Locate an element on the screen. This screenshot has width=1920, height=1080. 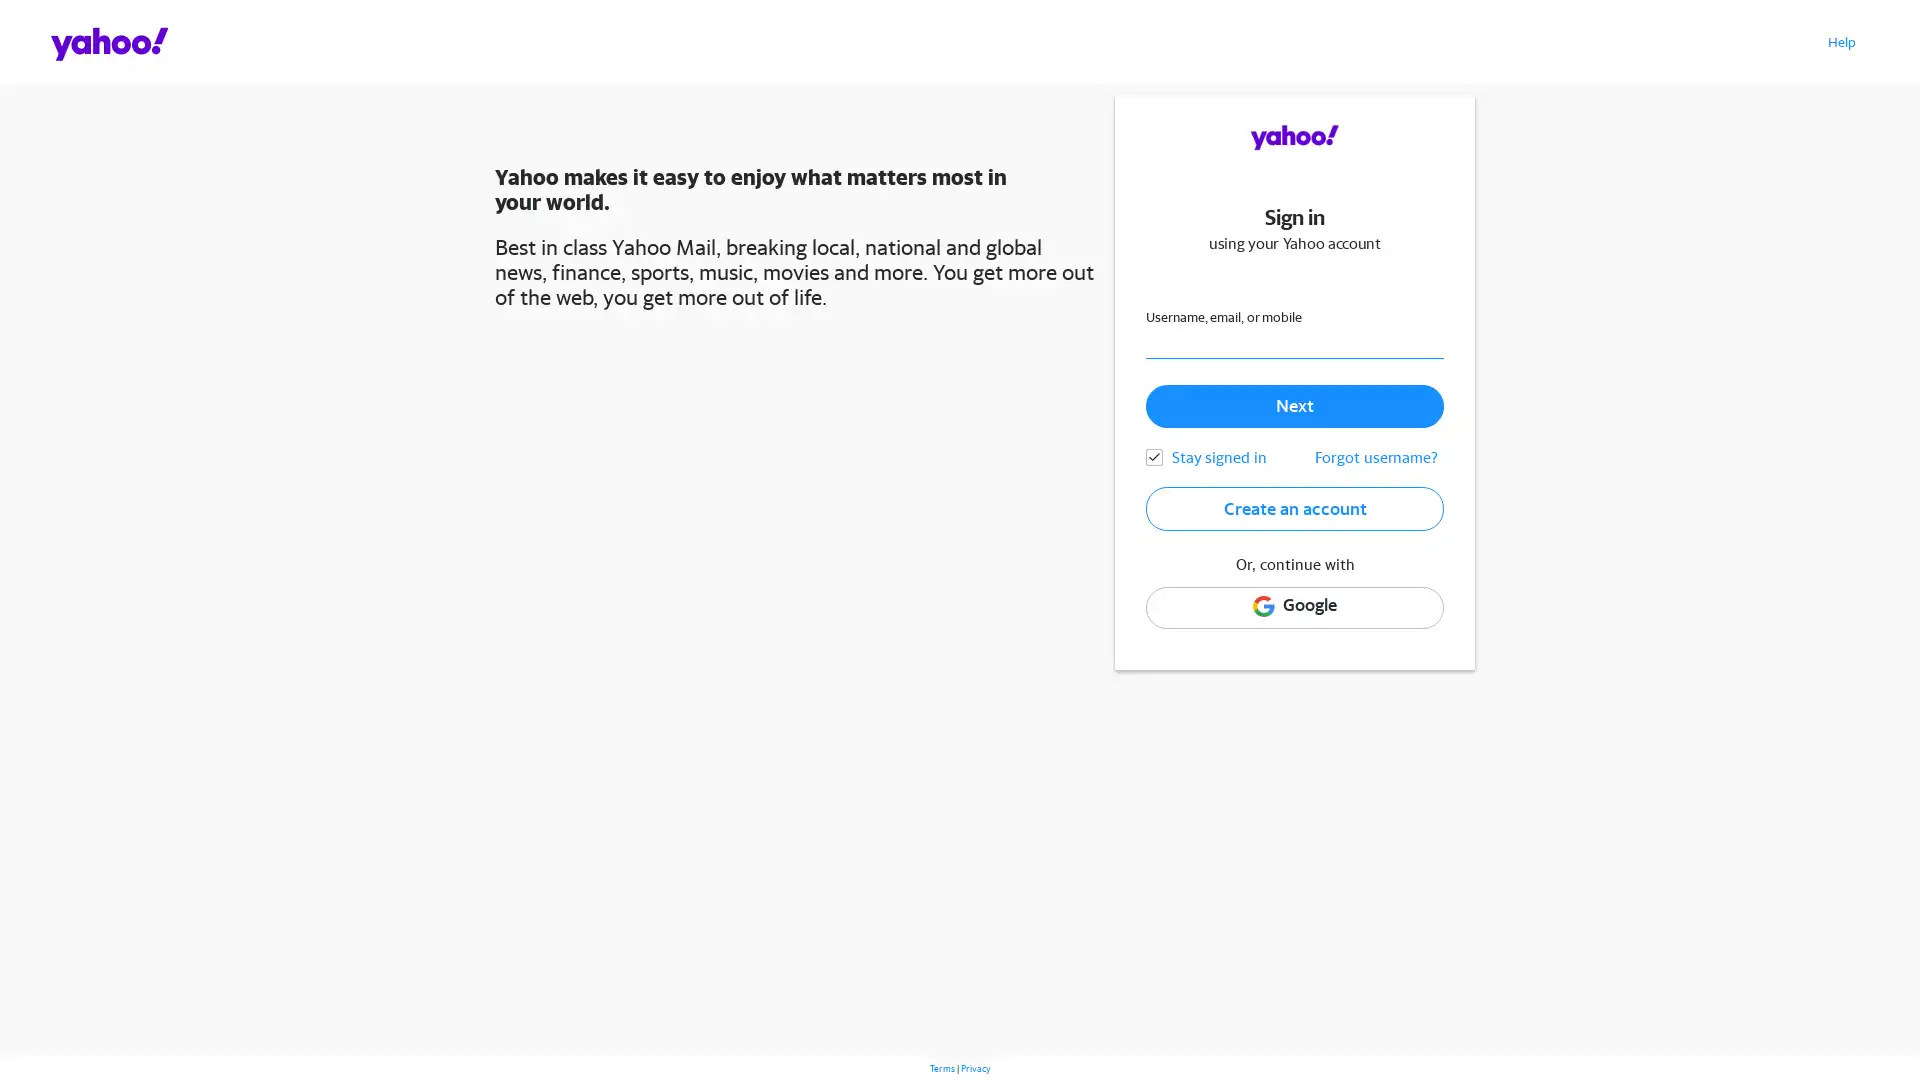
Create an account is located at coordinates (1294, 507).